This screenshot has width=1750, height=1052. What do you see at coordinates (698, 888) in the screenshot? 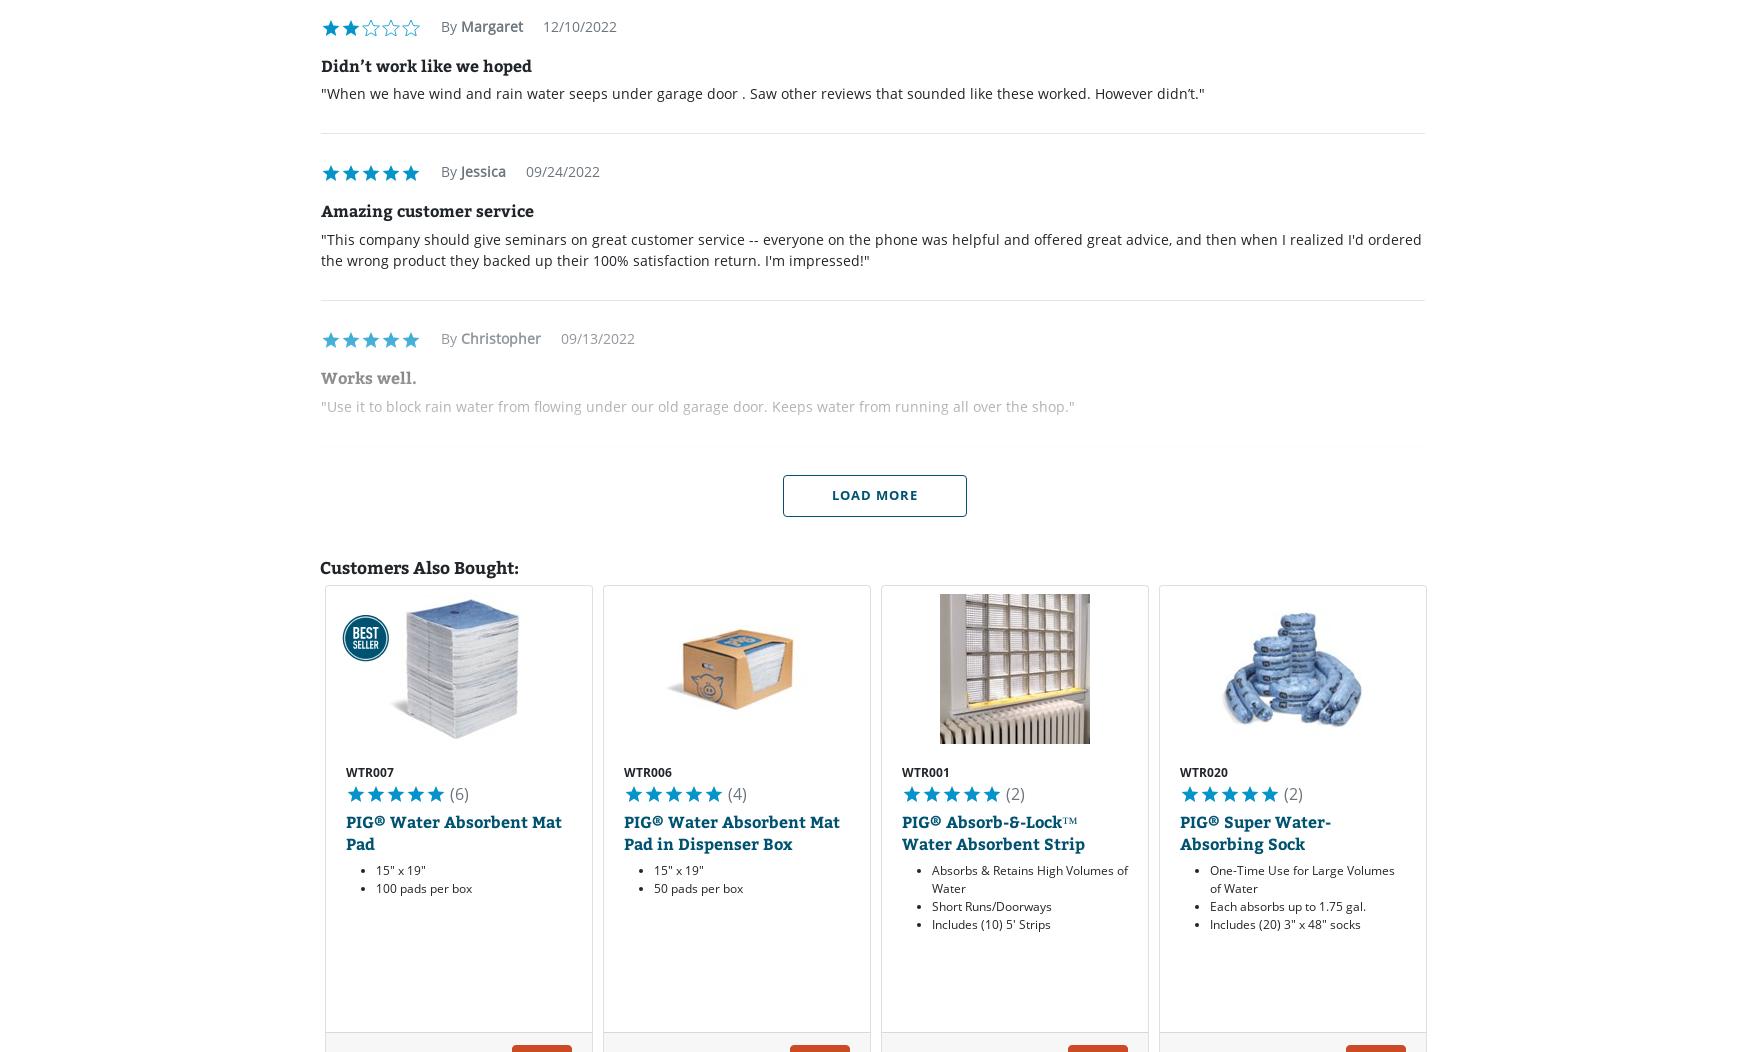
I see `'50 pads per box'` at bounding box center [698, 888].